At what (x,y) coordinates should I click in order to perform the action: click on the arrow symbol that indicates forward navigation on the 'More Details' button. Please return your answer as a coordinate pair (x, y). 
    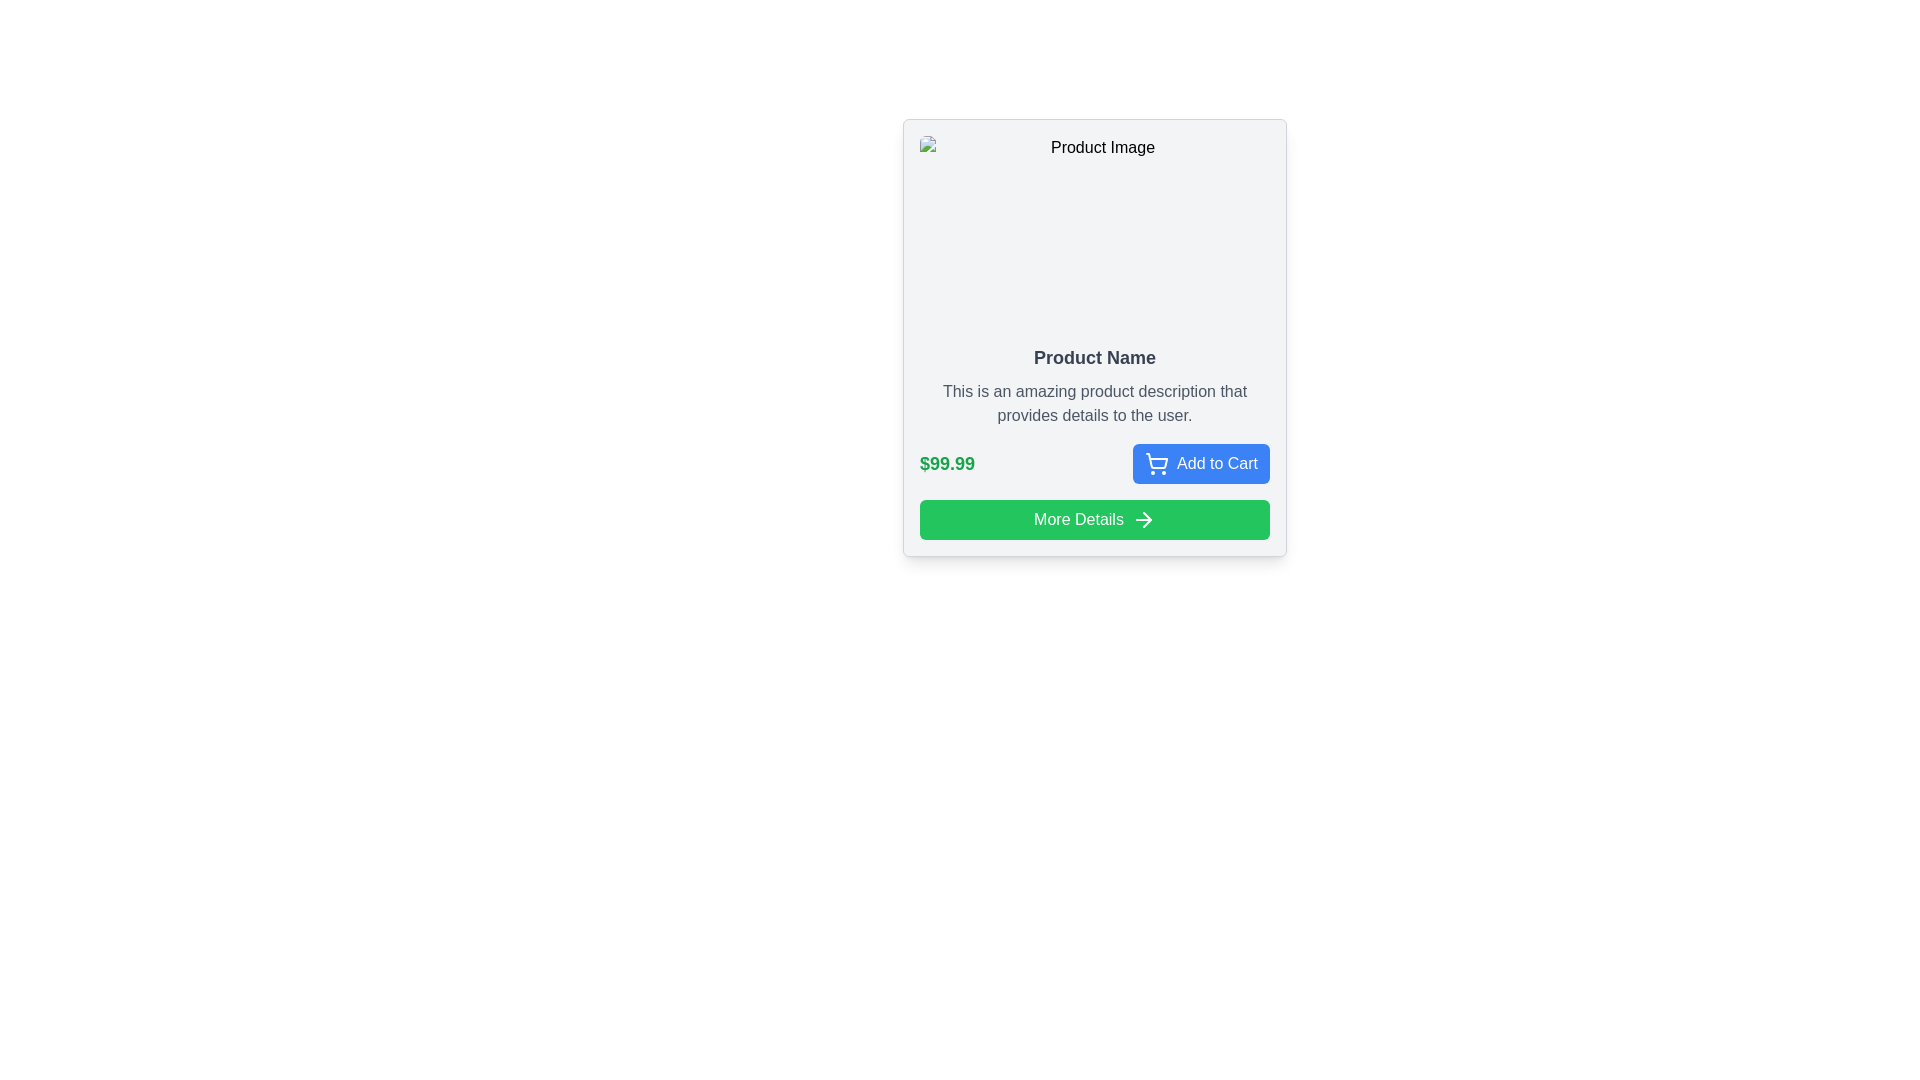
    Looking at the image, I should click on (1147, 519).